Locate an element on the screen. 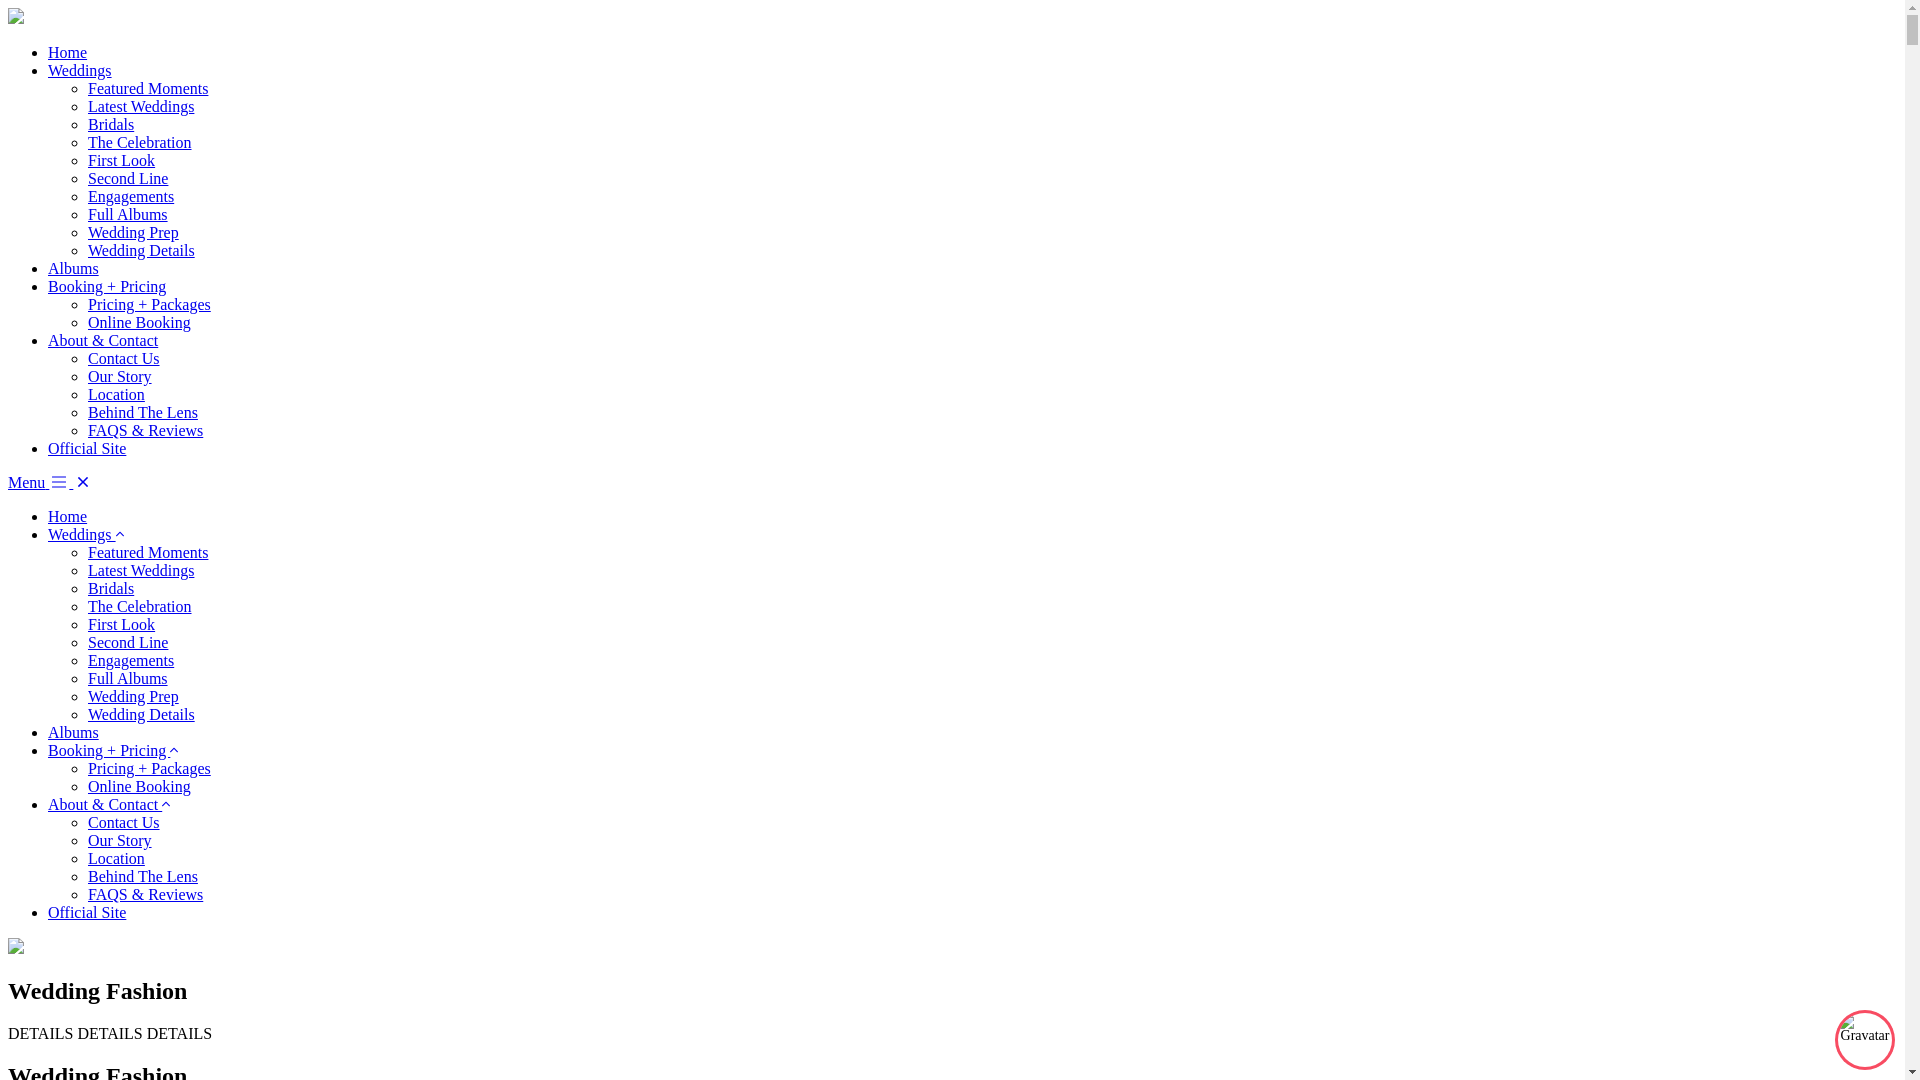  'Contact Us' is located at coordinates (123, 822).